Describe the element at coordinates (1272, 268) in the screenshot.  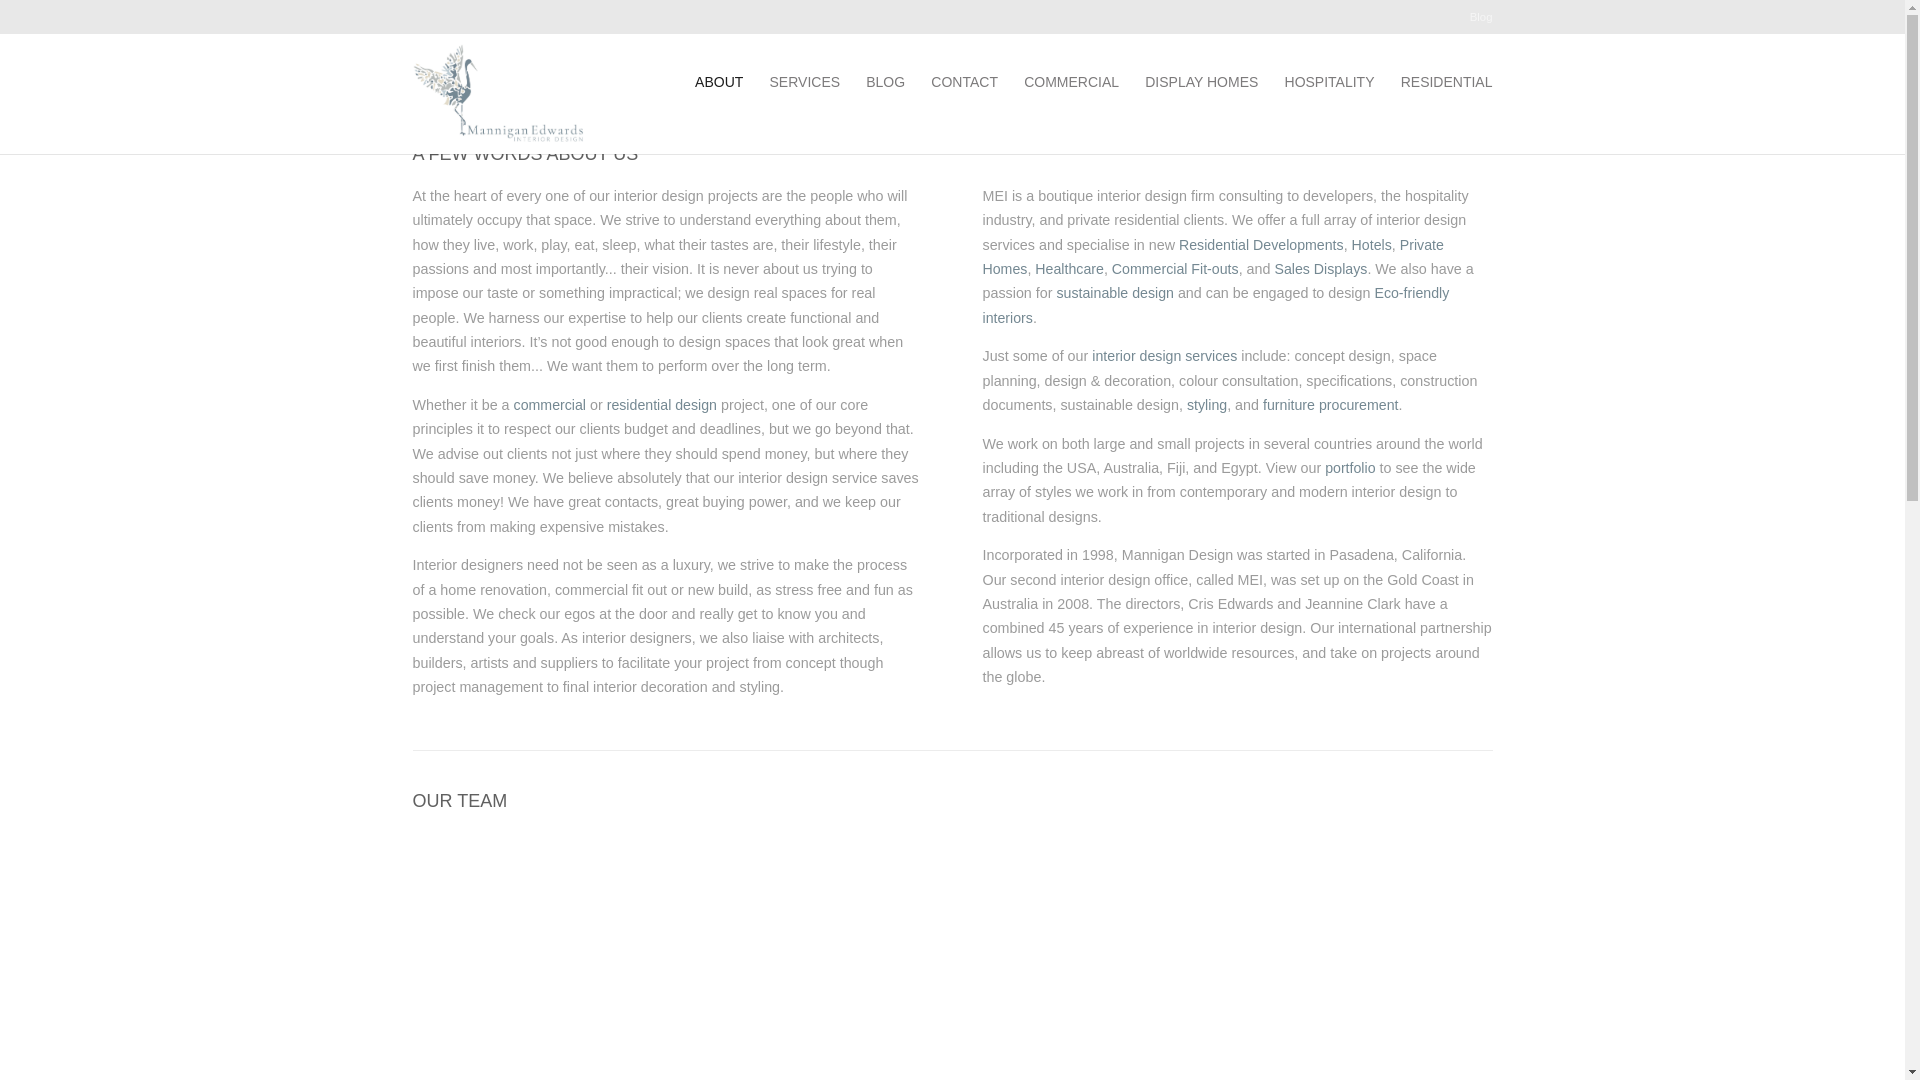
I see `'Sales Displays'` at that location.